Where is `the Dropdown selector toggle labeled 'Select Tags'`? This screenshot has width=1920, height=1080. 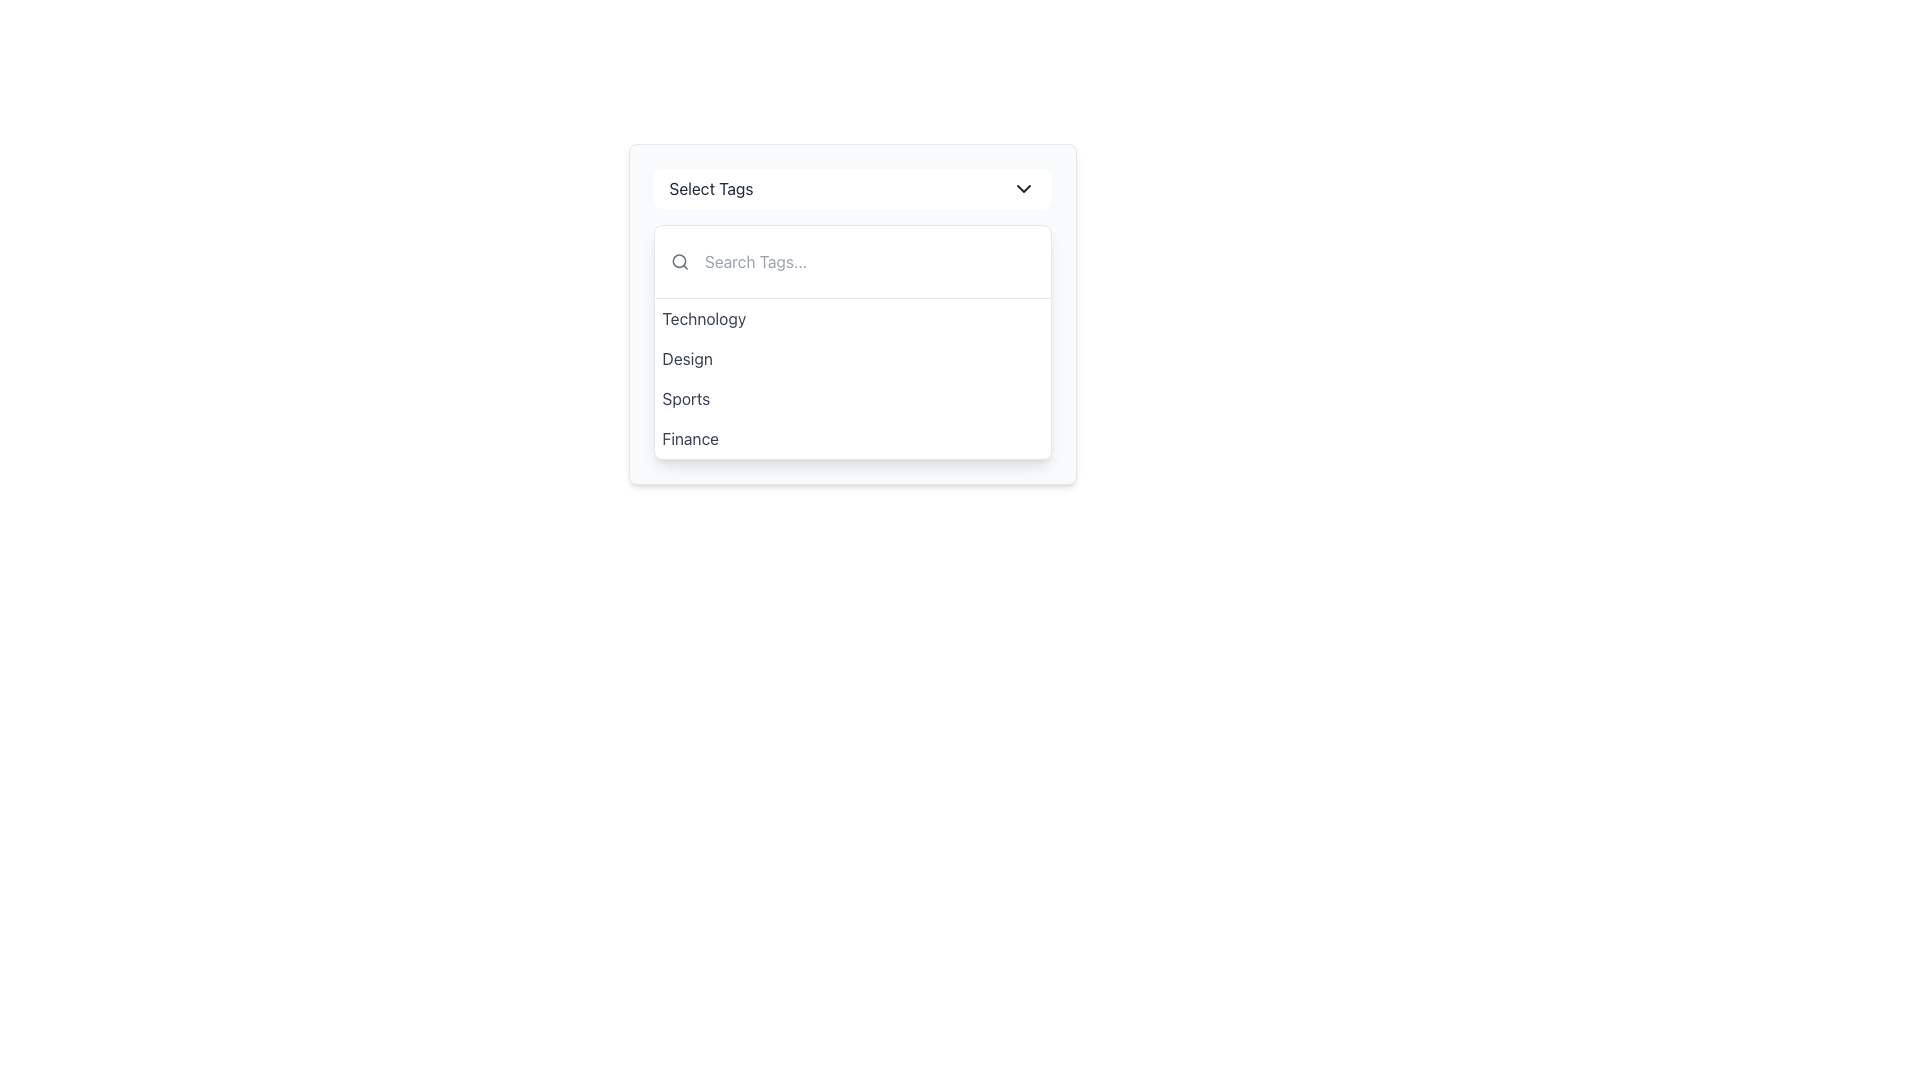
the Dropdown selector toggle labeled 'Select Tags' is located at coordinates (852, 189).